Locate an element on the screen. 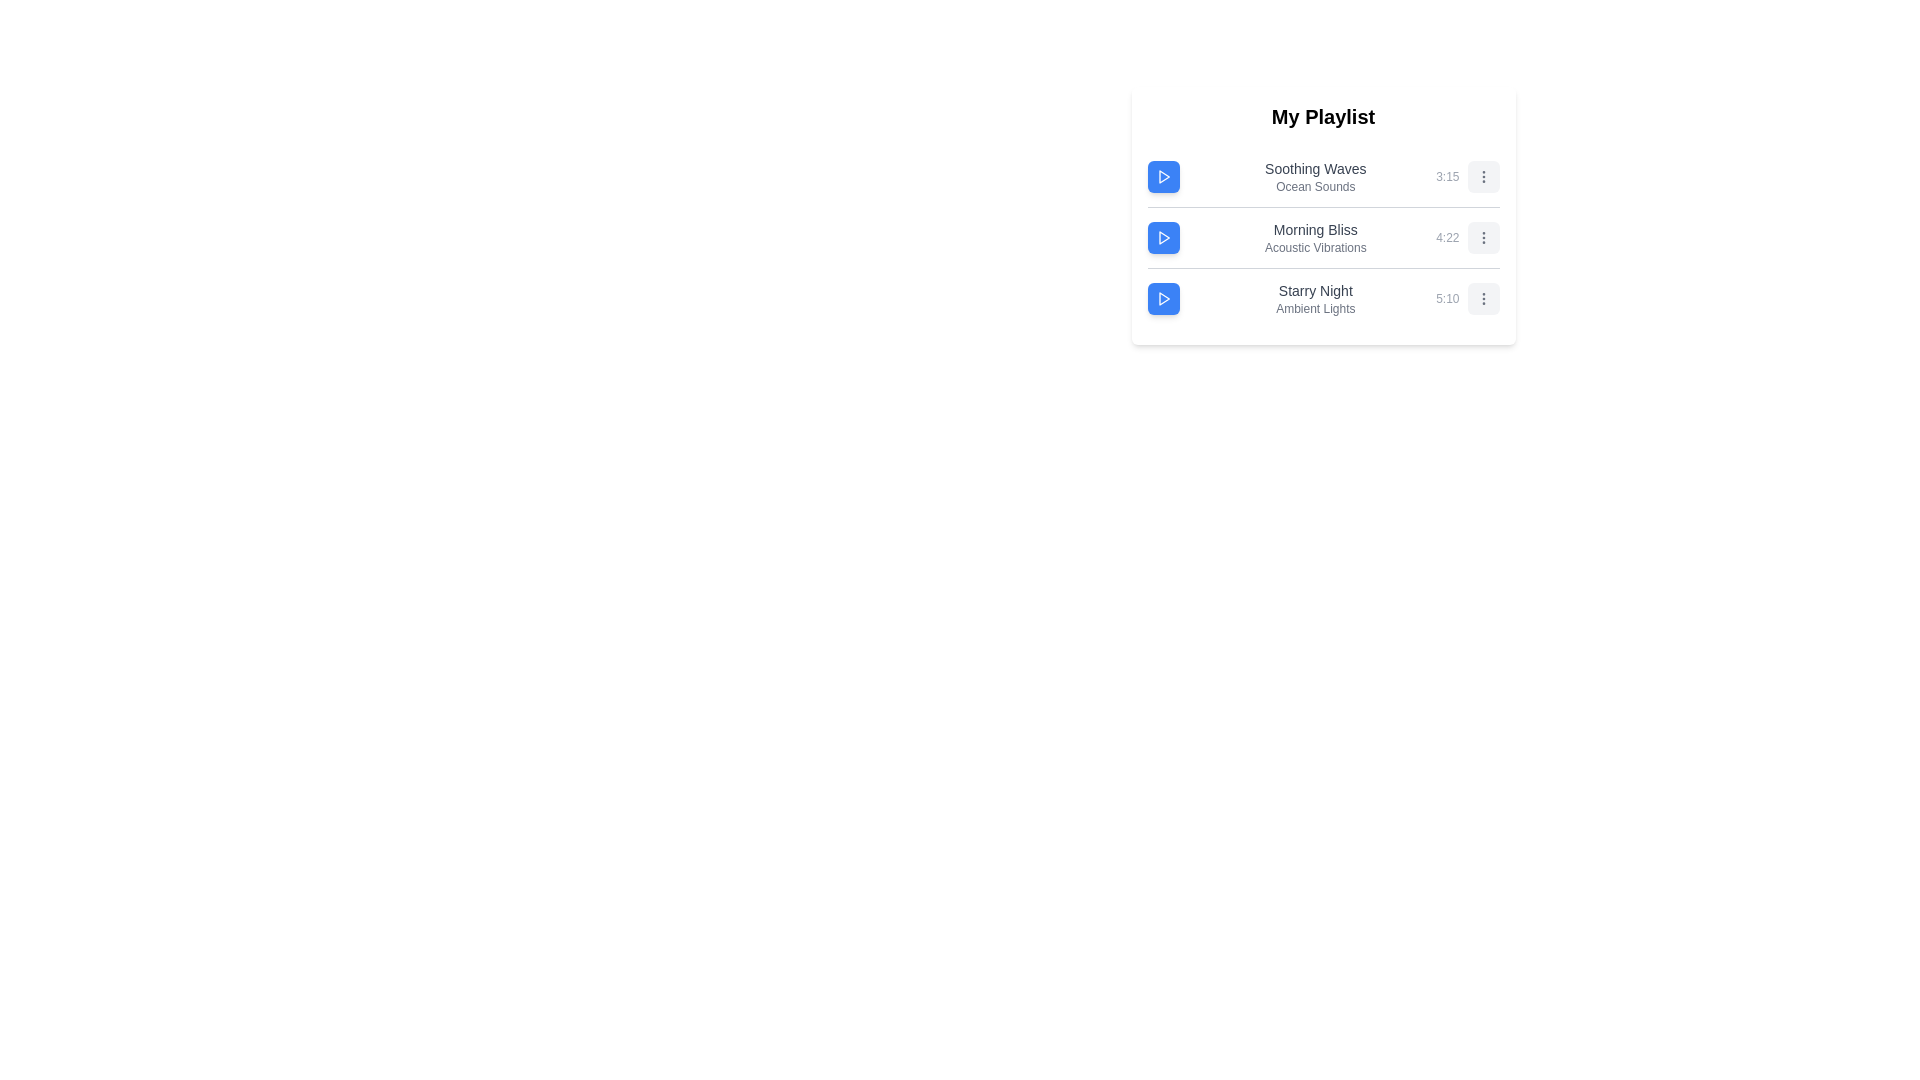  the small blue triangular play button icon located on the left side of the second item in the vertical list of audio tracks is located at coordinates (1164, 237).